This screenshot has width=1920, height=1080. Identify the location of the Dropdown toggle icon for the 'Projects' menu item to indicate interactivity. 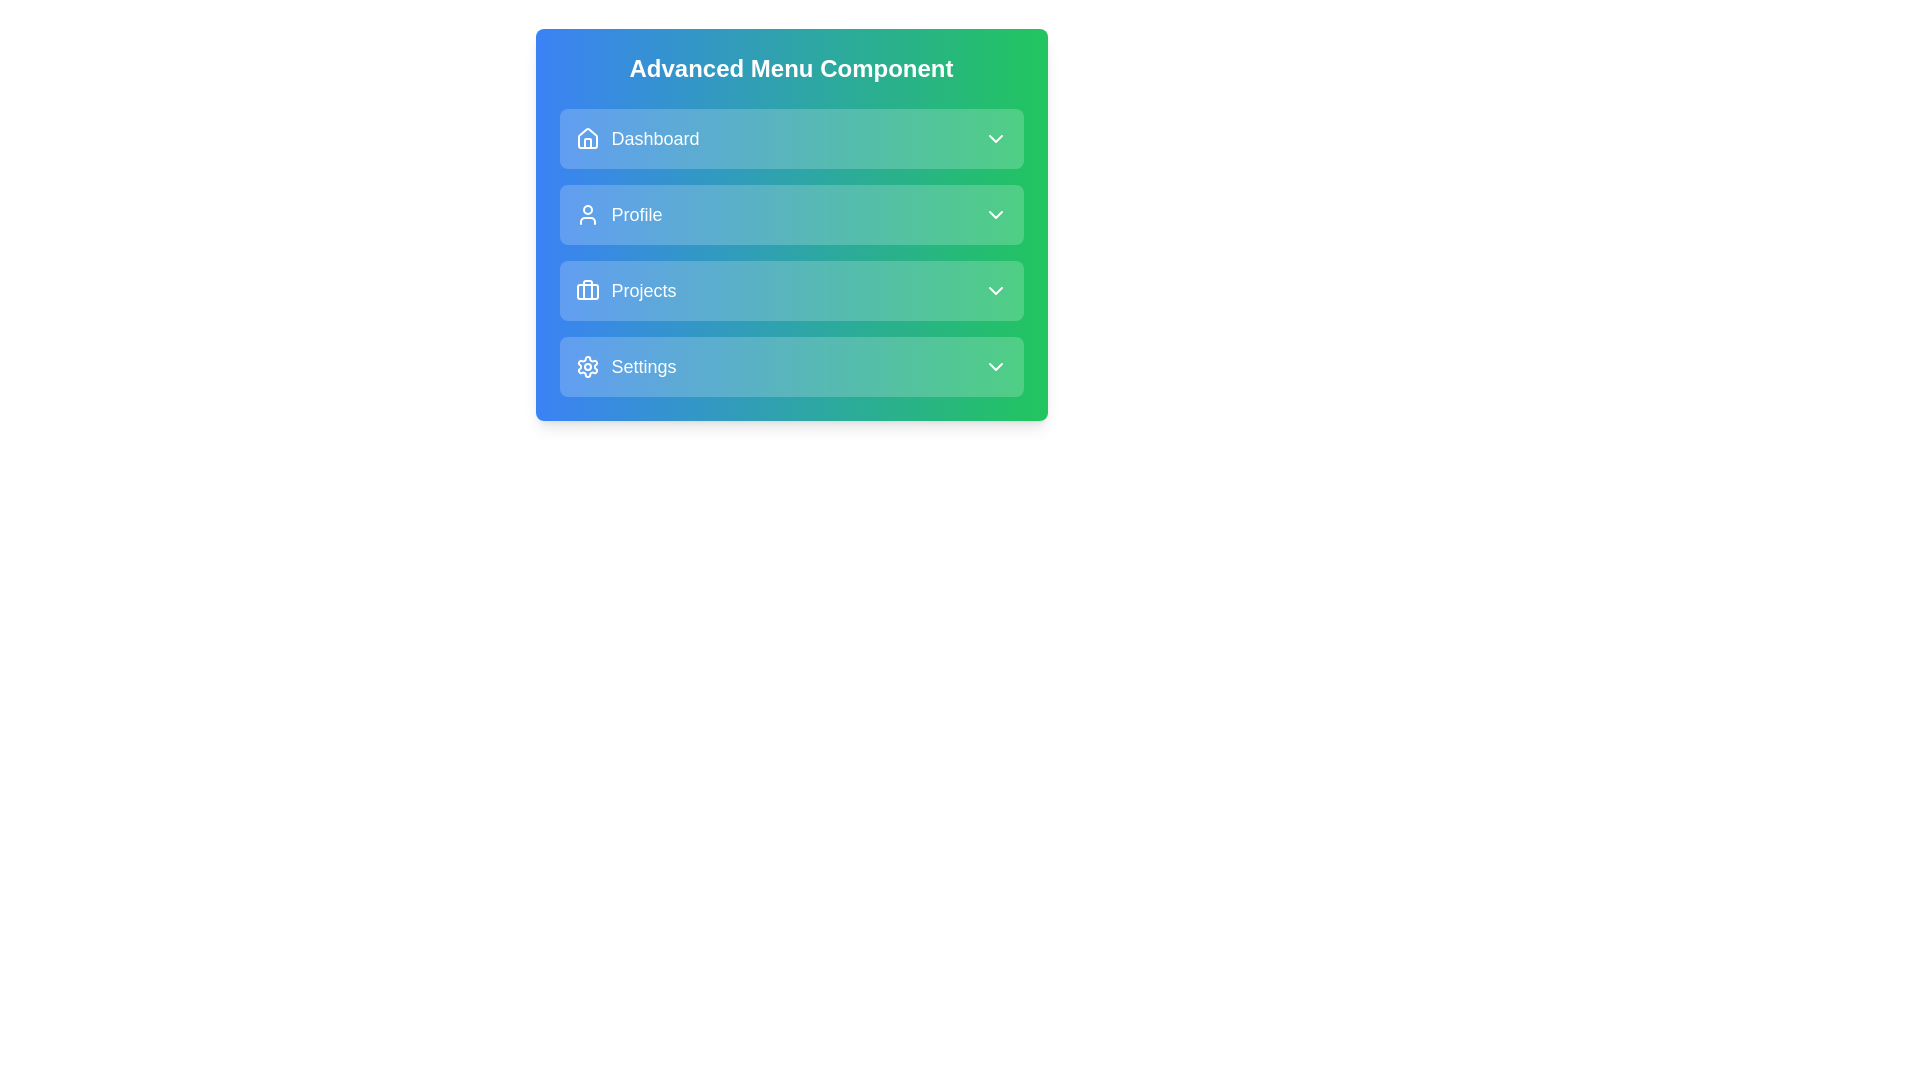
(995, 290).